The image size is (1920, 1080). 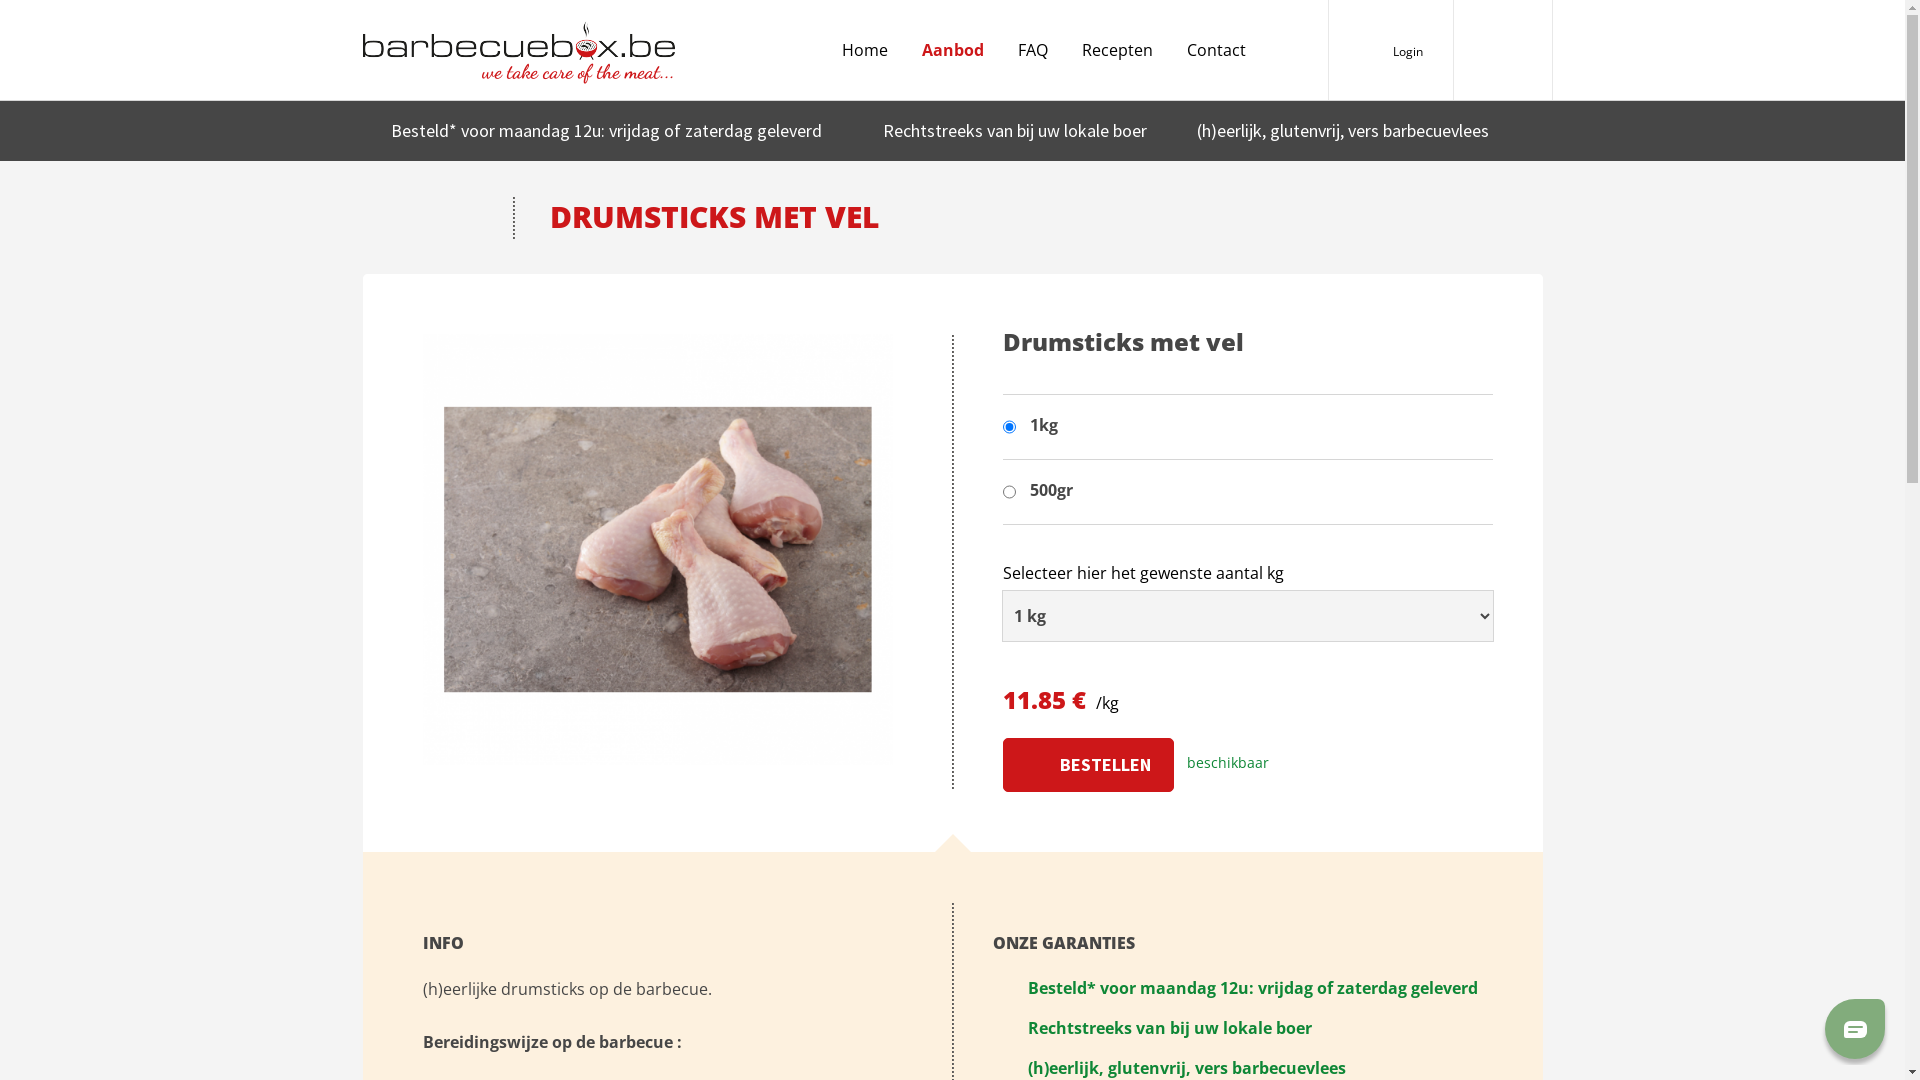 I want to click on 'Gebruiker', so click(x=1361, y=49).